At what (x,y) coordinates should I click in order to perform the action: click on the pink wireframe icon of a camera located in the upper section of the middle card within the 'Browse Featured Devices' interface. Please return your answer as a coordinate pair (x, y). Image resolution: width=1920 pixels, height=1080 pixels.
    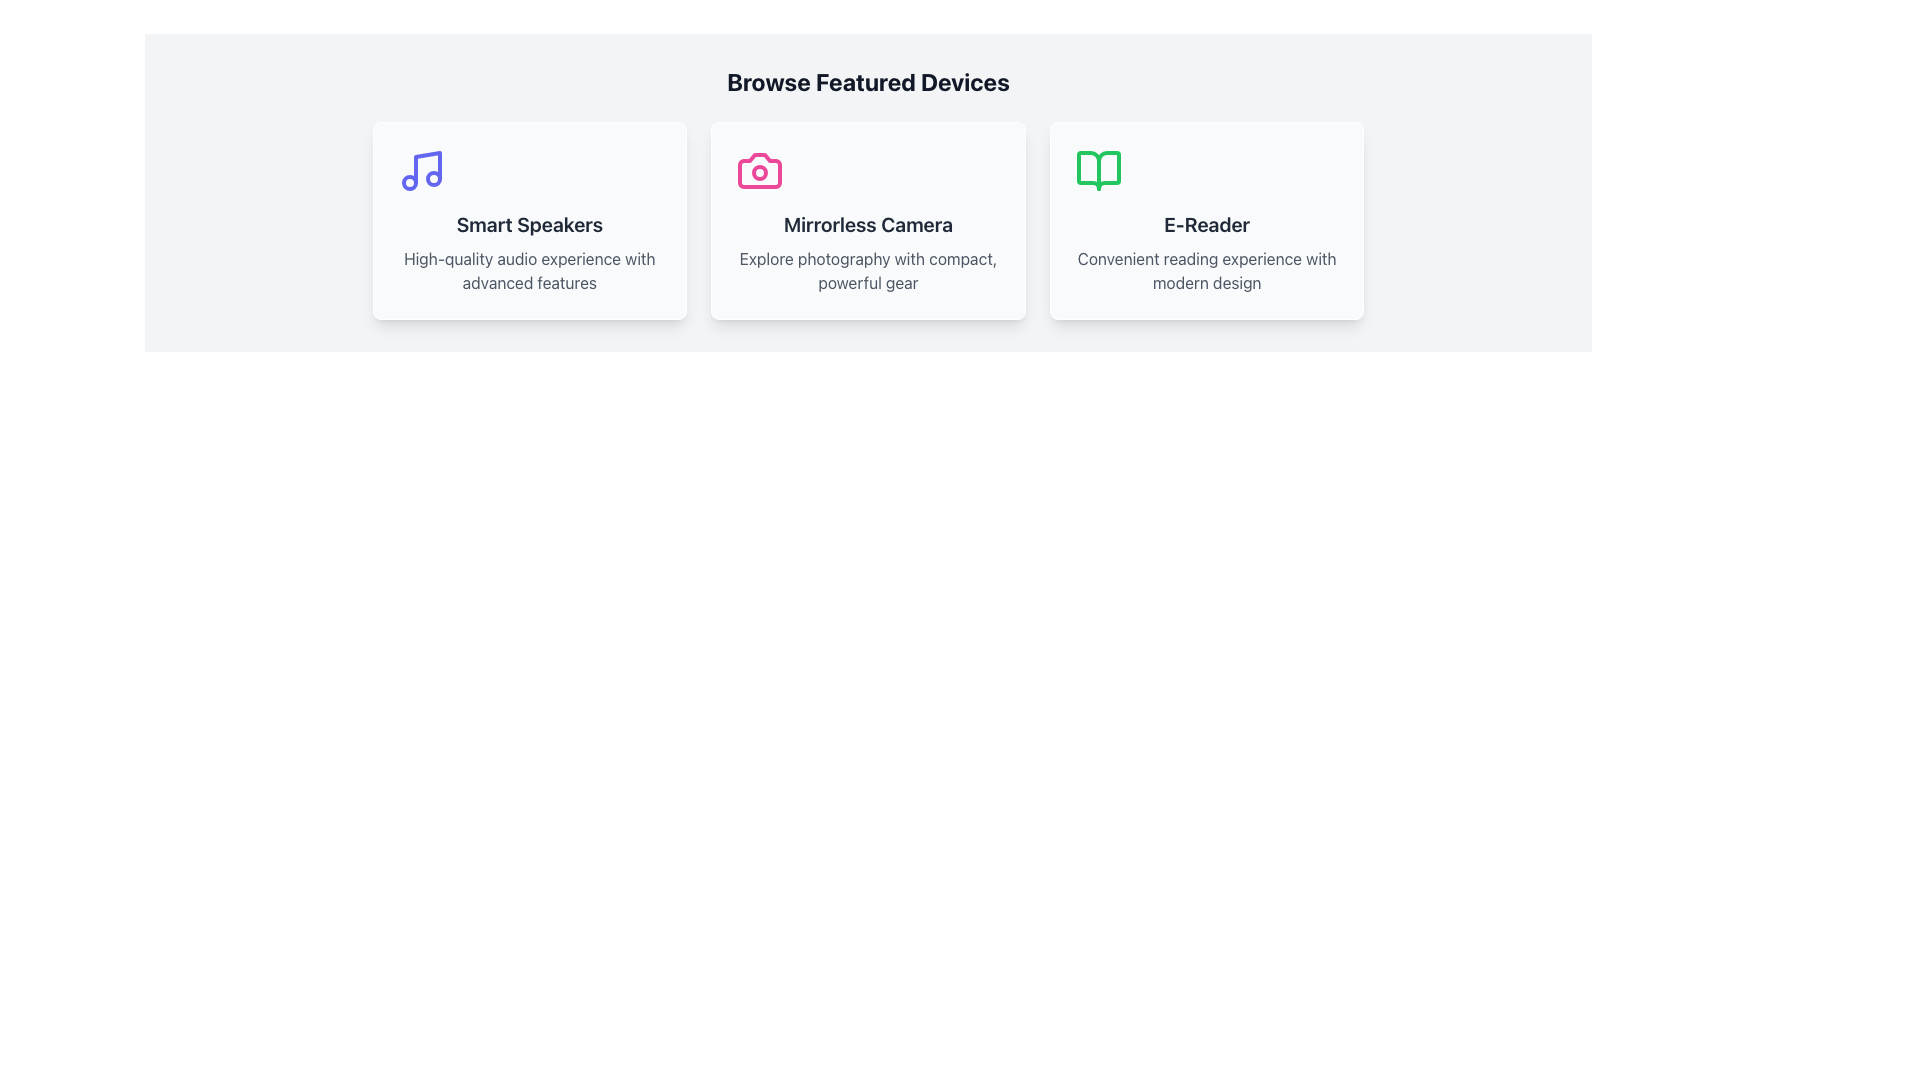
    Looking at the image, I should click on (759, 169).